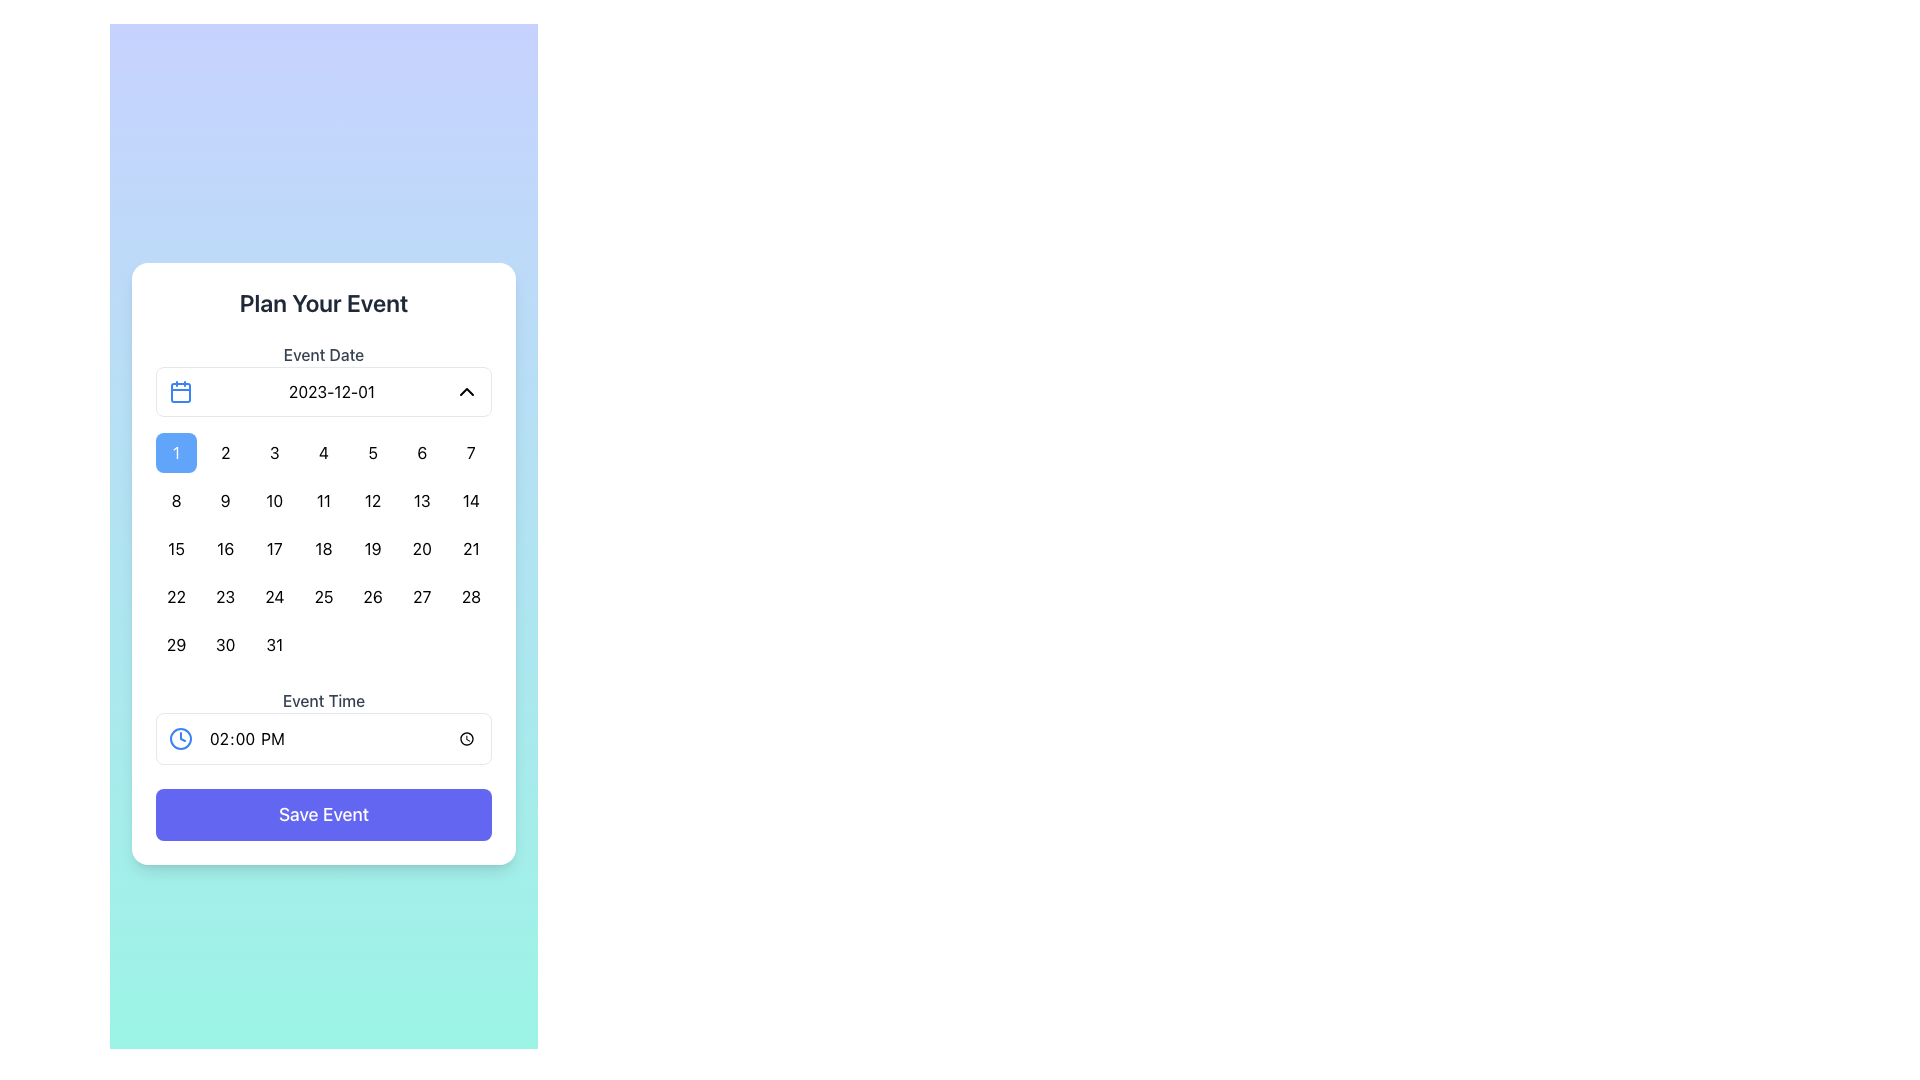 This screenshot has height=1080, width=1920. What do you see at coordinates (273, 548) in the screenshot?
I see `the selectable calendar date button for the 17th day located in the third row and third column of the calendar grid` at bounding box center [273, 548].